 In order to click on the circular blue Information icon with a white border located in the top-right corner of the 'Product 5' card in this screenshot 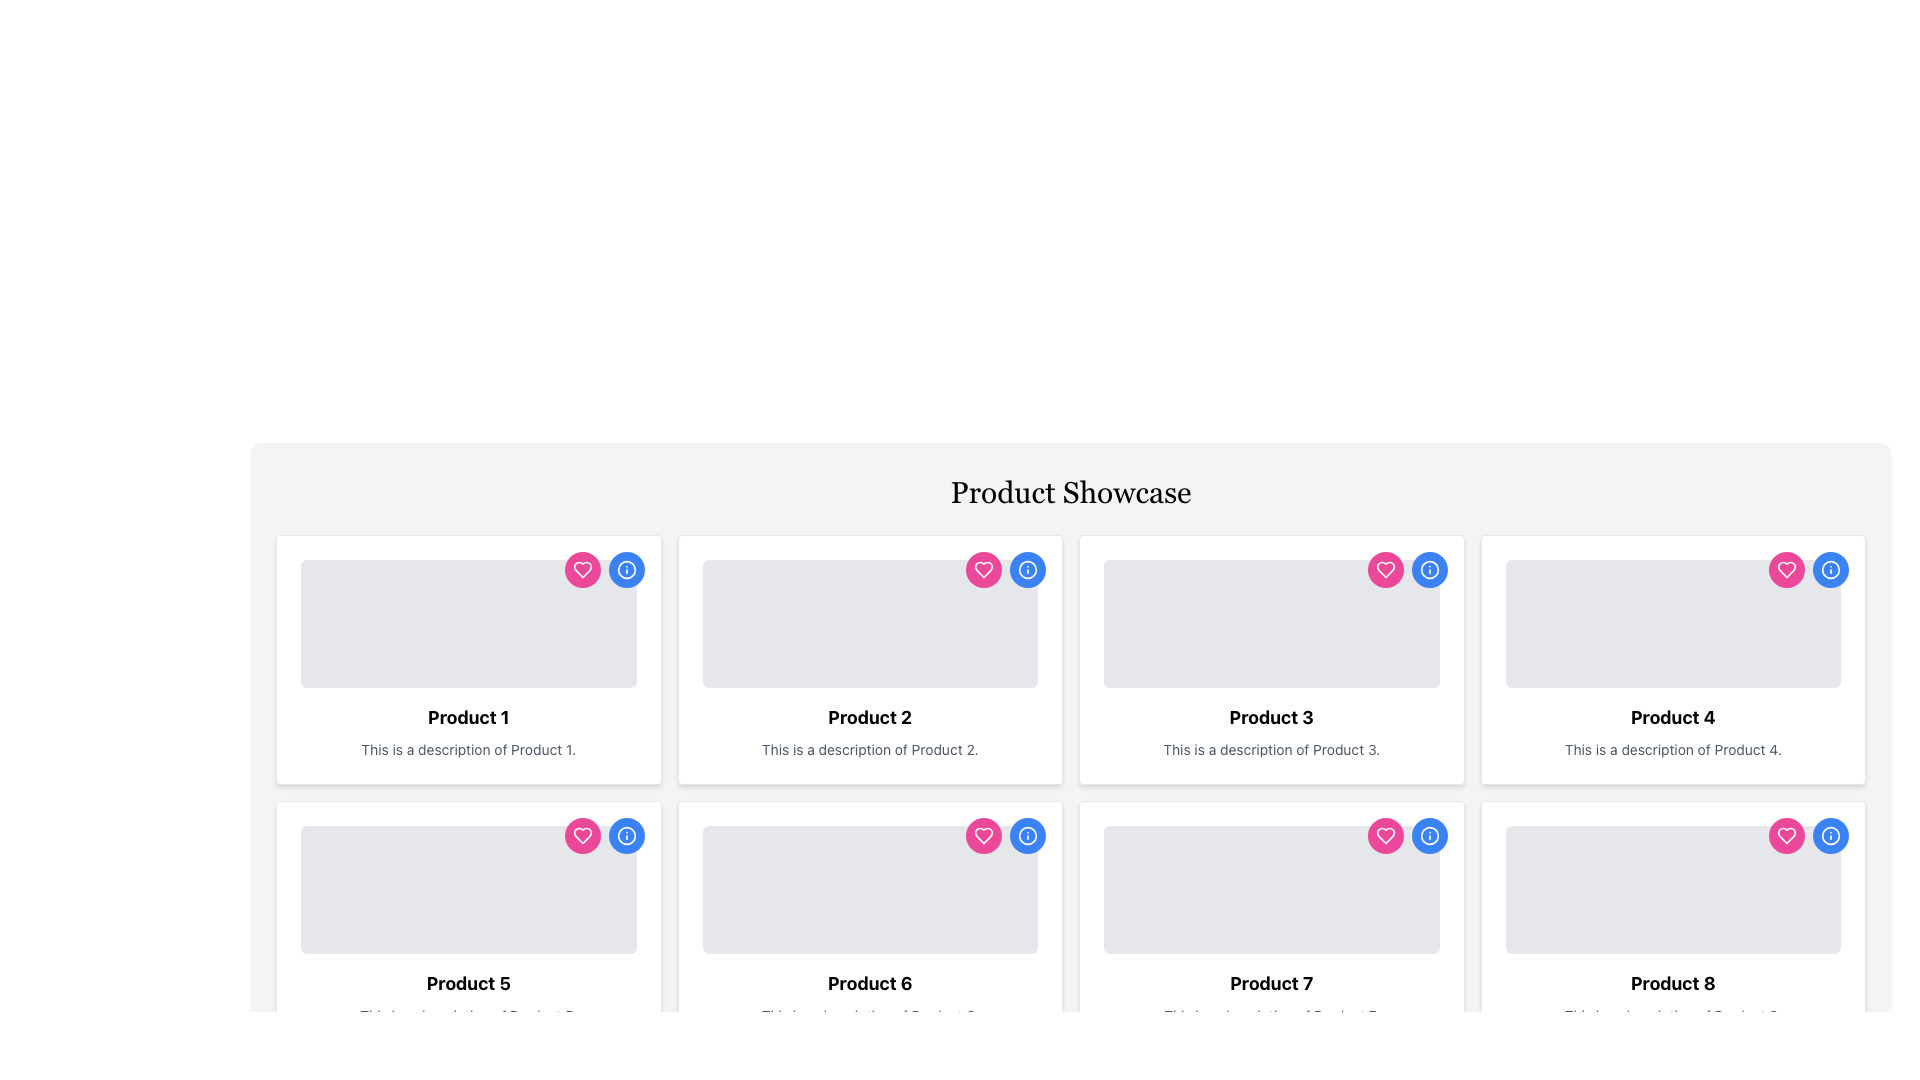, I will do `click(625, 836)`.